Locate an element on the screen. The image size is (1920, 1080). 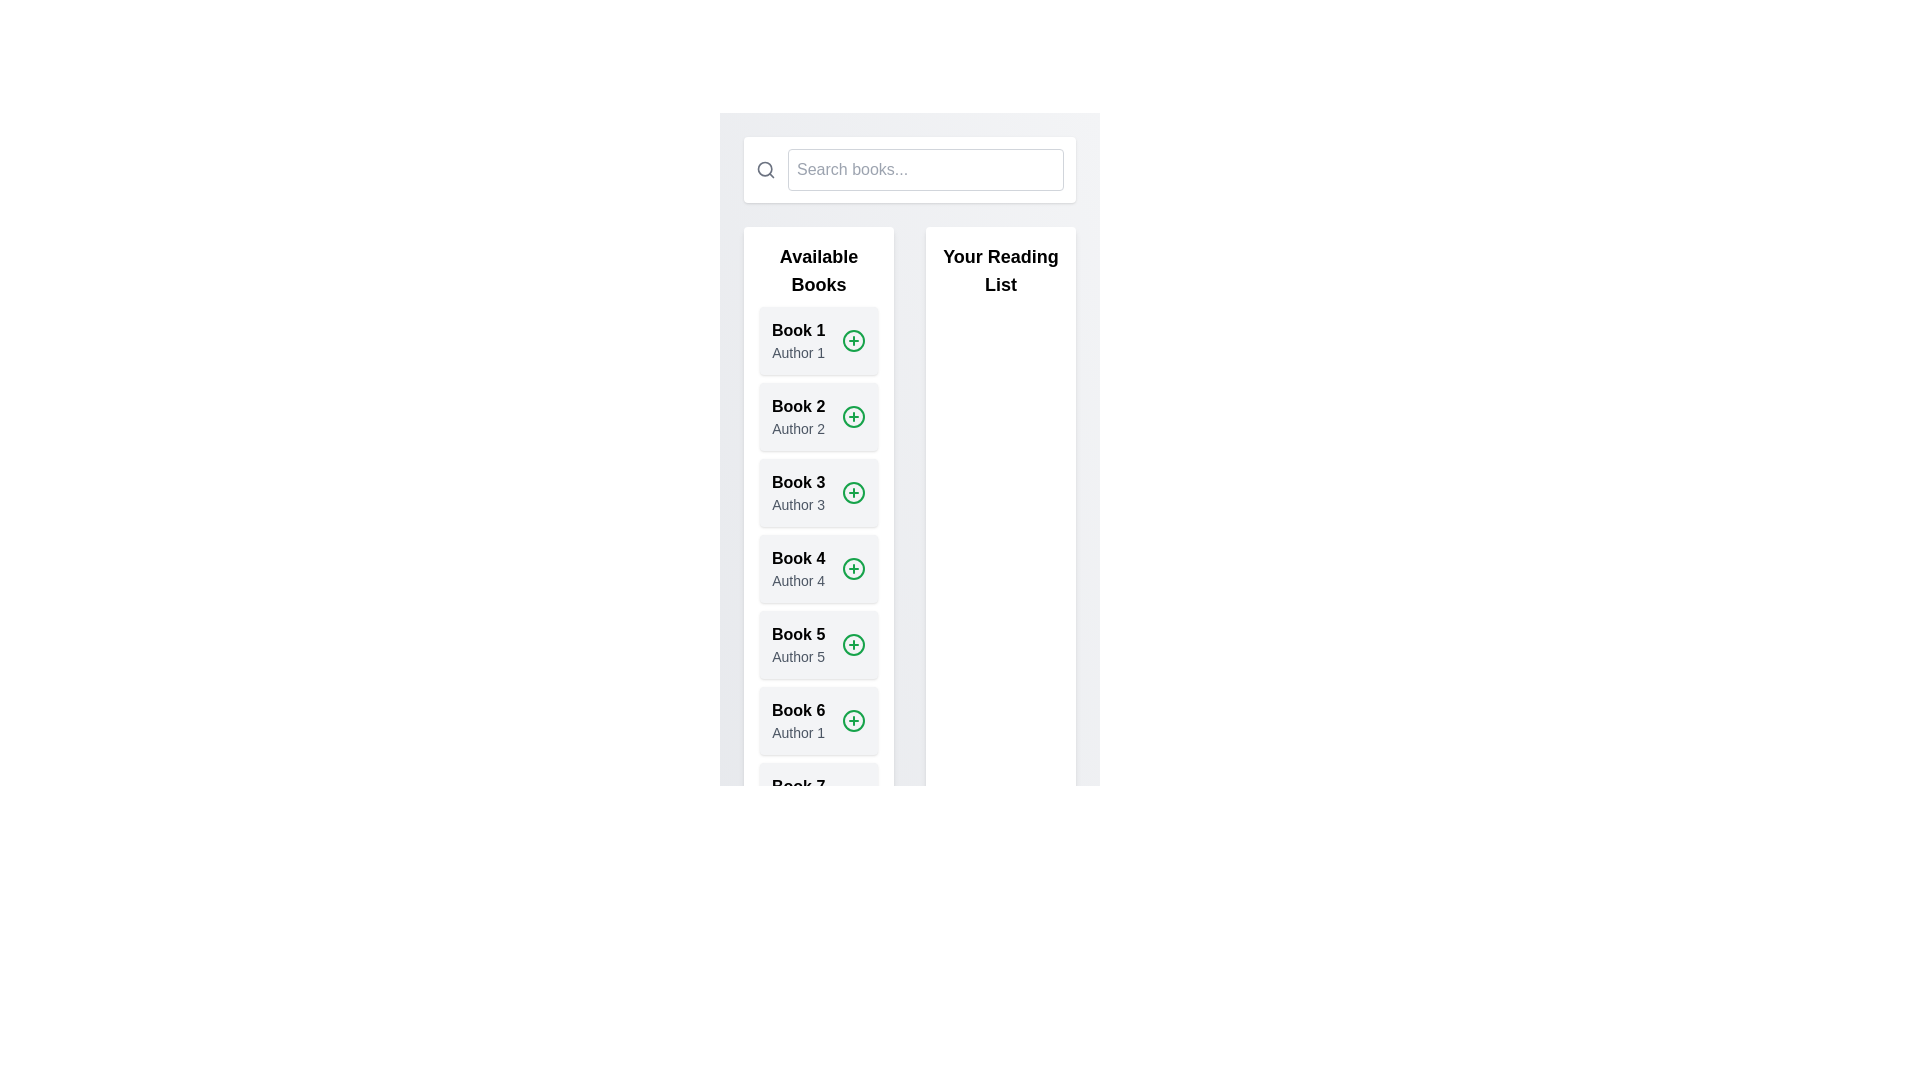
the button located to the right of the text content in the first book card is located at coordinates (854, 339).